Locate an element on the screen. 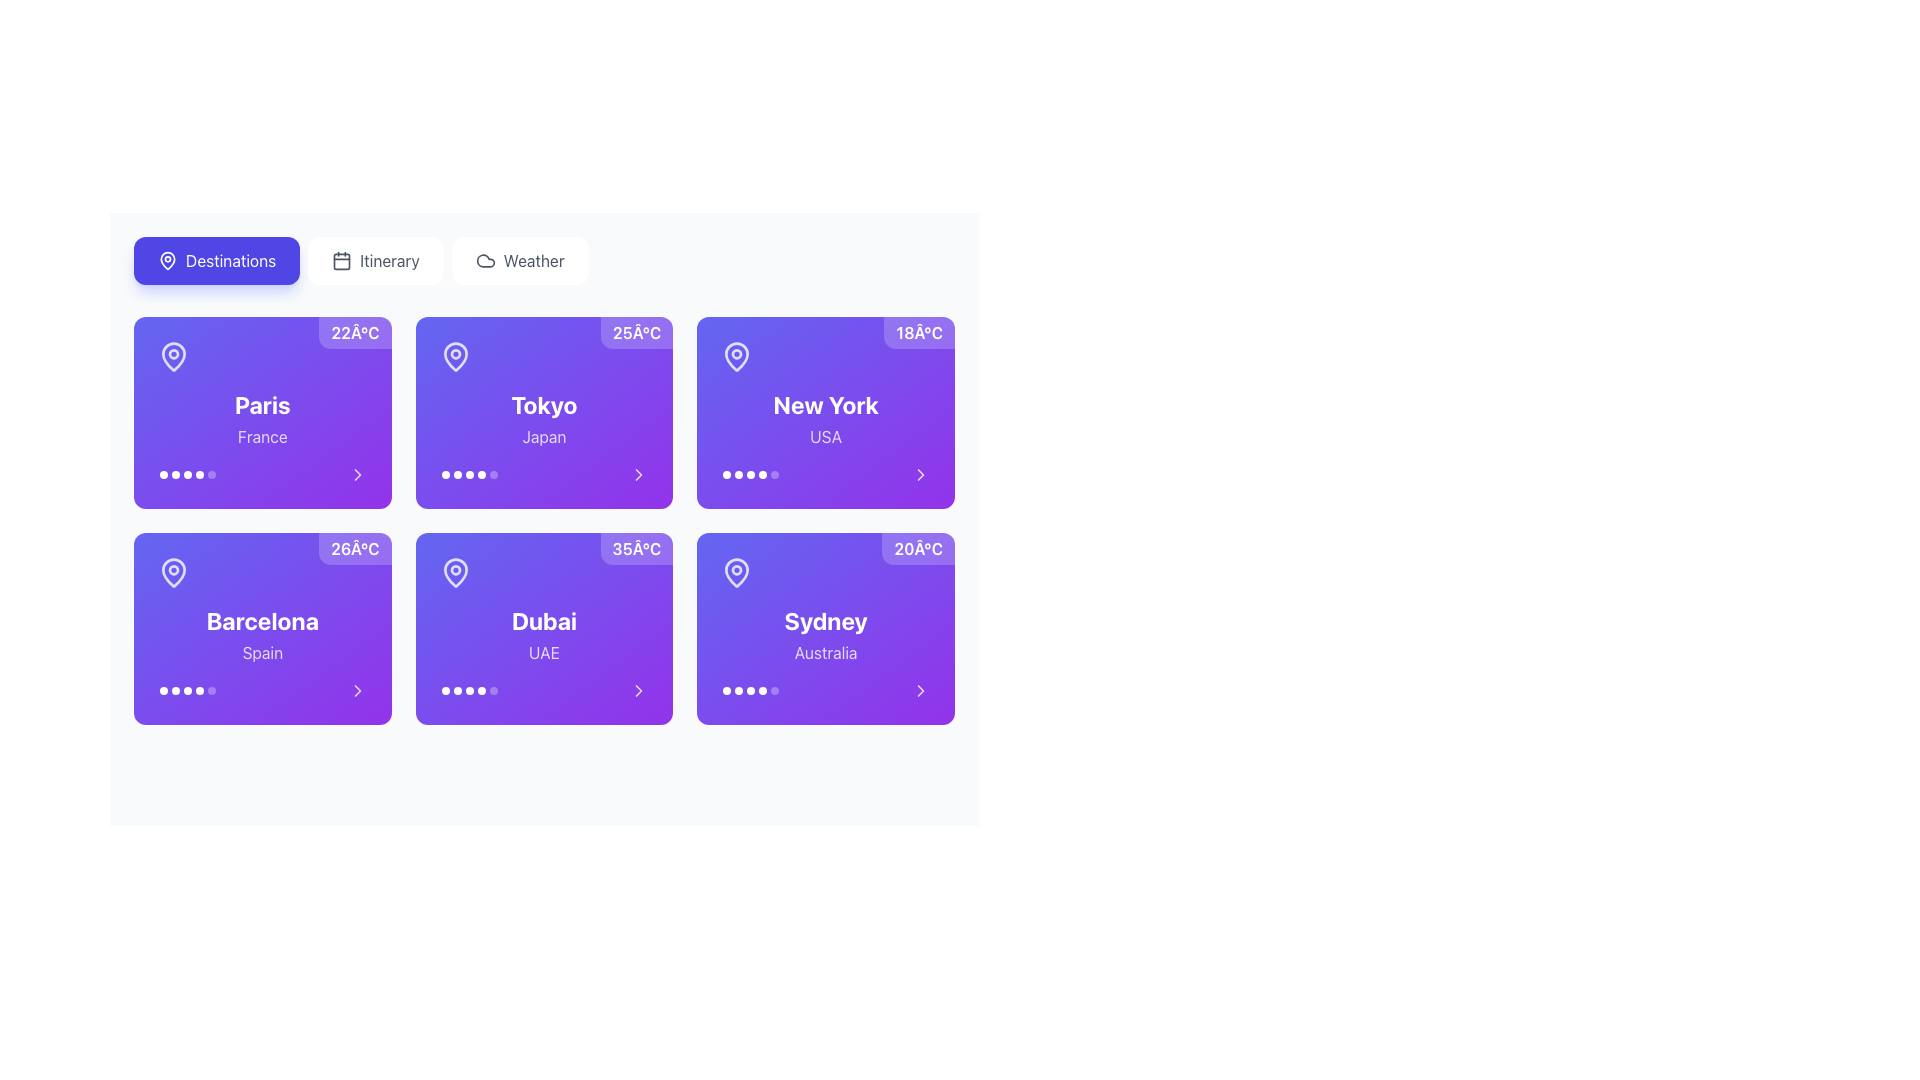 The width and height of the screenshot is (1920, 1080). the rounded label displaying '18Â°C' on a semi-transparent background, located at the top-right corner of the 'New York' card is located at coordinates (918, 331).